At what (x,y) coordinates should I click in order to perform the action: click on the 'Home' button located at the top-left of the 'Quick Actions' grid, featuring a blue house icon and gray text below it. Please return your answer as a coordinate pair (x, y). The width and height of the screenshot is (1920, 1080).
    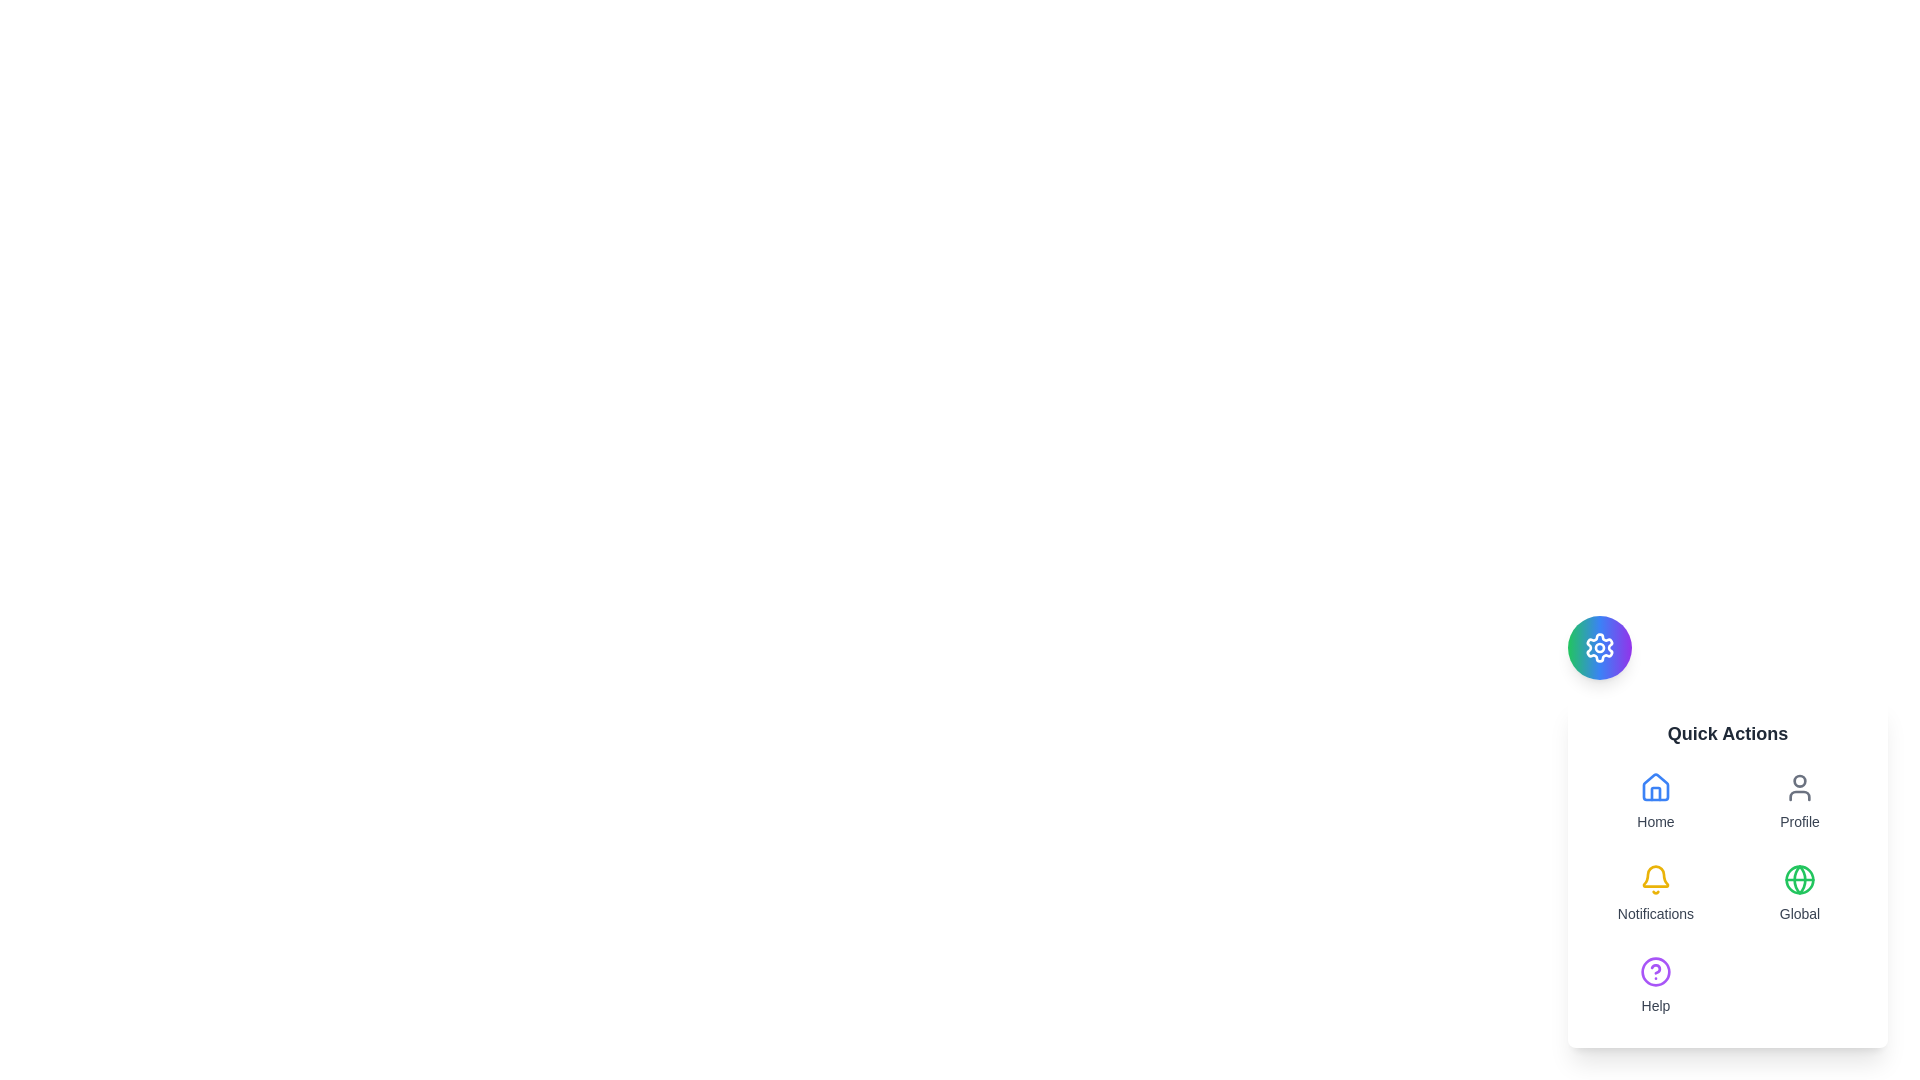
    Looking at the image, I should click on (1656, 801).